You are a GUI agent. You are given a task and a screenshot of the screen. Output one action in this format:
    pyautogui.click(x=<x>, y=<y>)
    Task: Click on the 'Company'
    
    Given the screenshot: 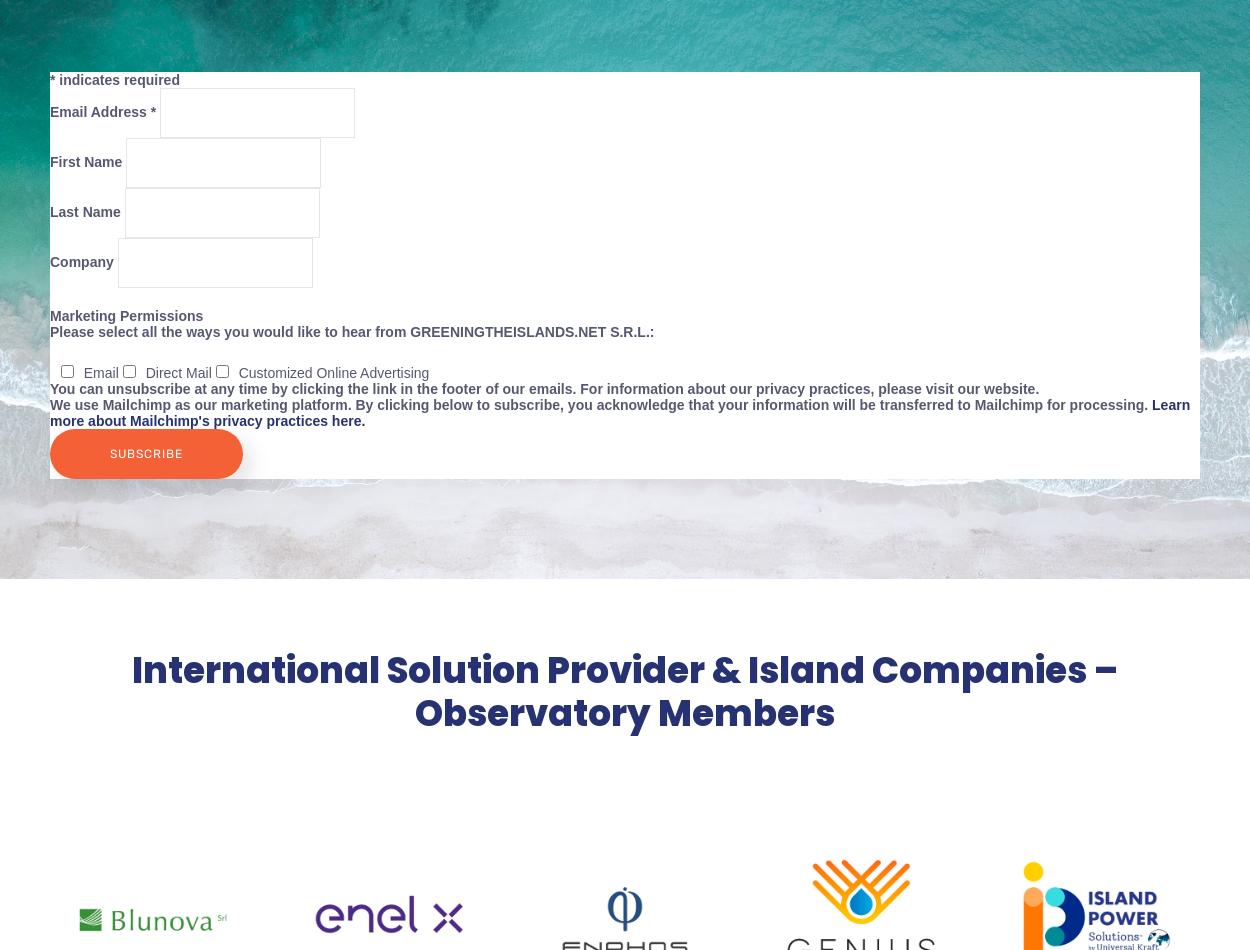 What is the action you would take?
    pyautogui.click(x=82, y=259)
    